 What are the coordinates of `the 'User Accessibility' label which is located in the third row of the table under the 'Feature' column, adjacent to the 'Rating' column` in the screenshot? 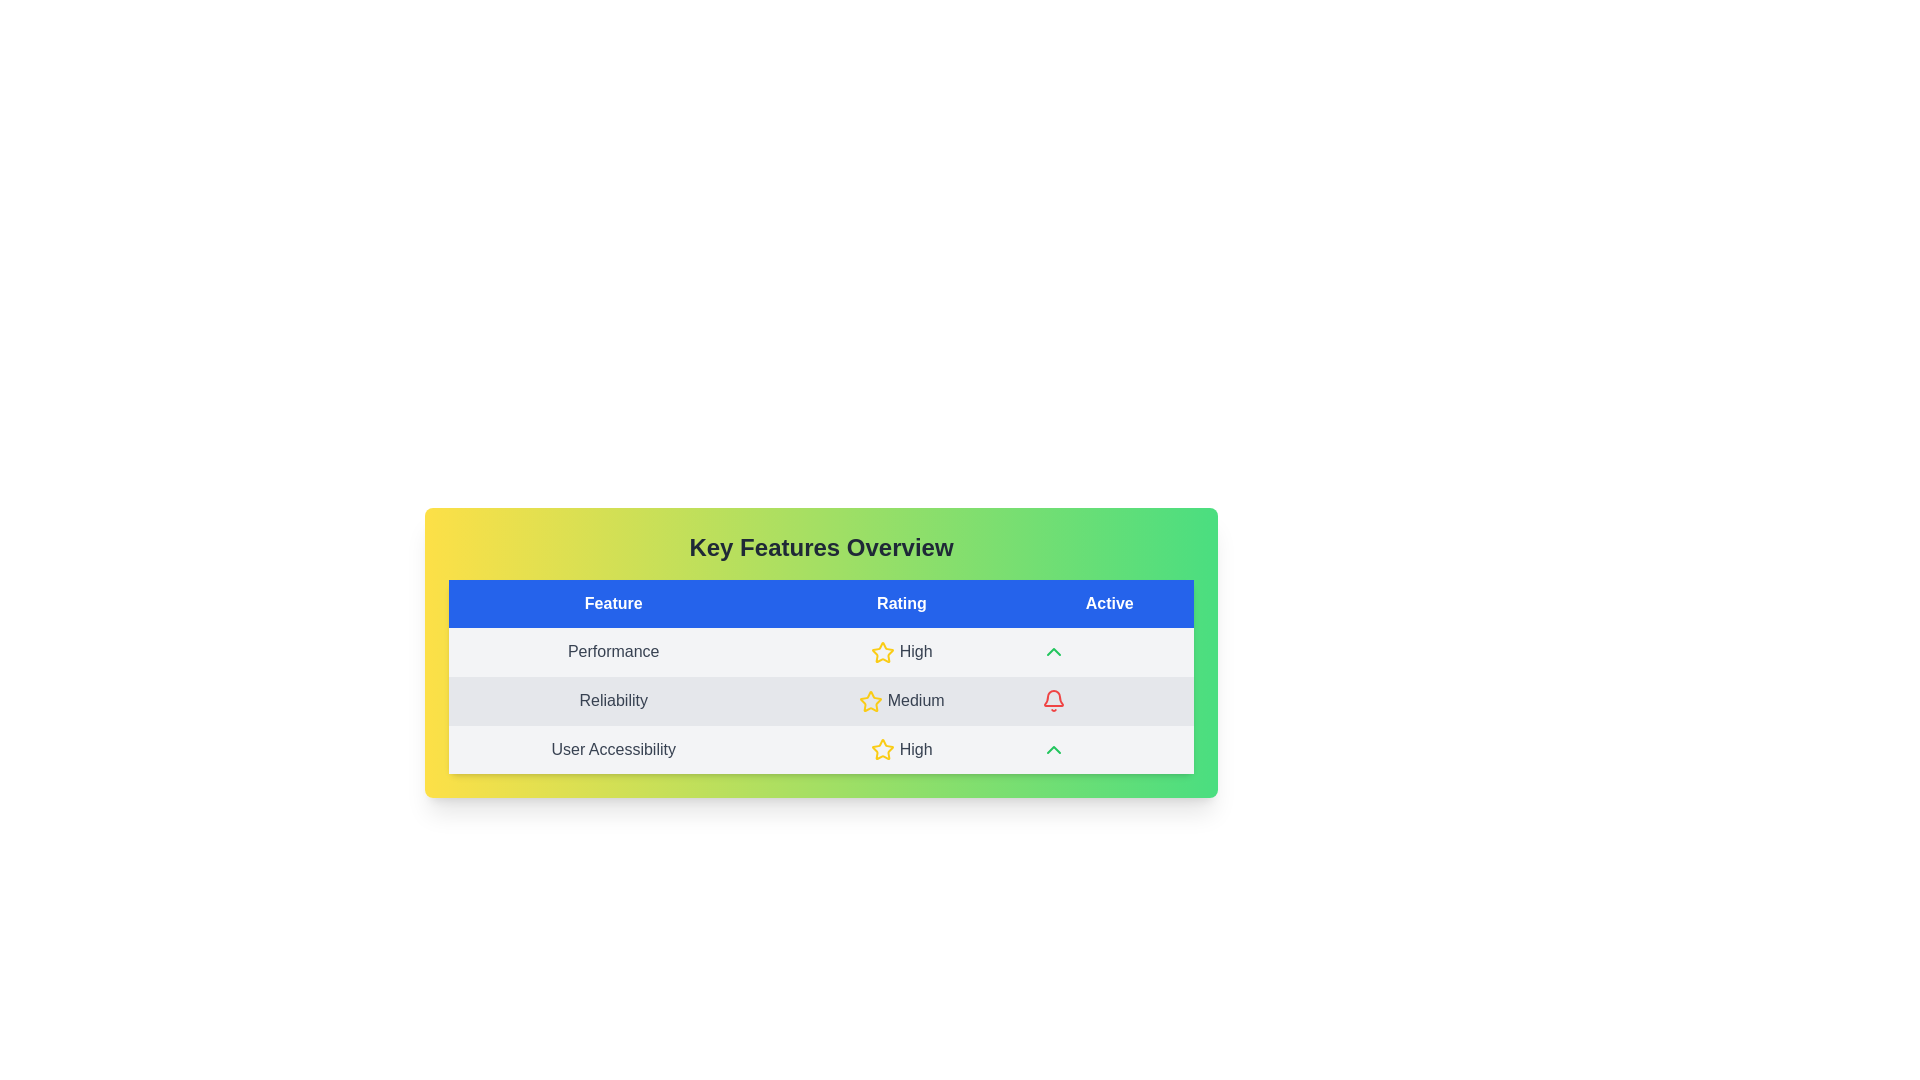 It's located at (612, 749).